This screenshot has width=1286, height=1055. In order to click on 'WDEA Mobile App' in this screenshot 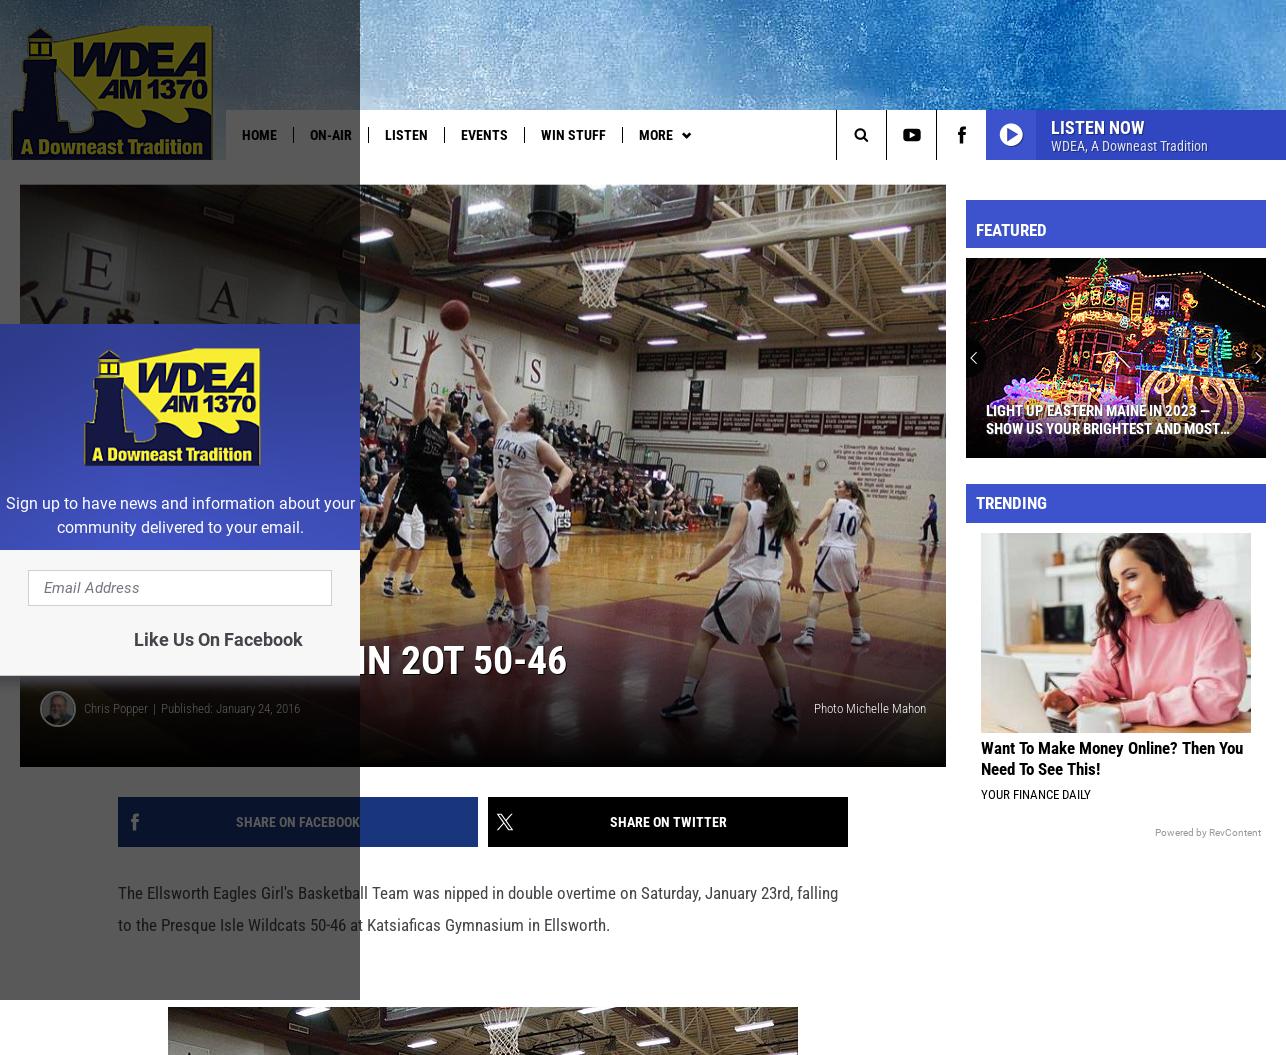, I will do `click(964, 175)`.